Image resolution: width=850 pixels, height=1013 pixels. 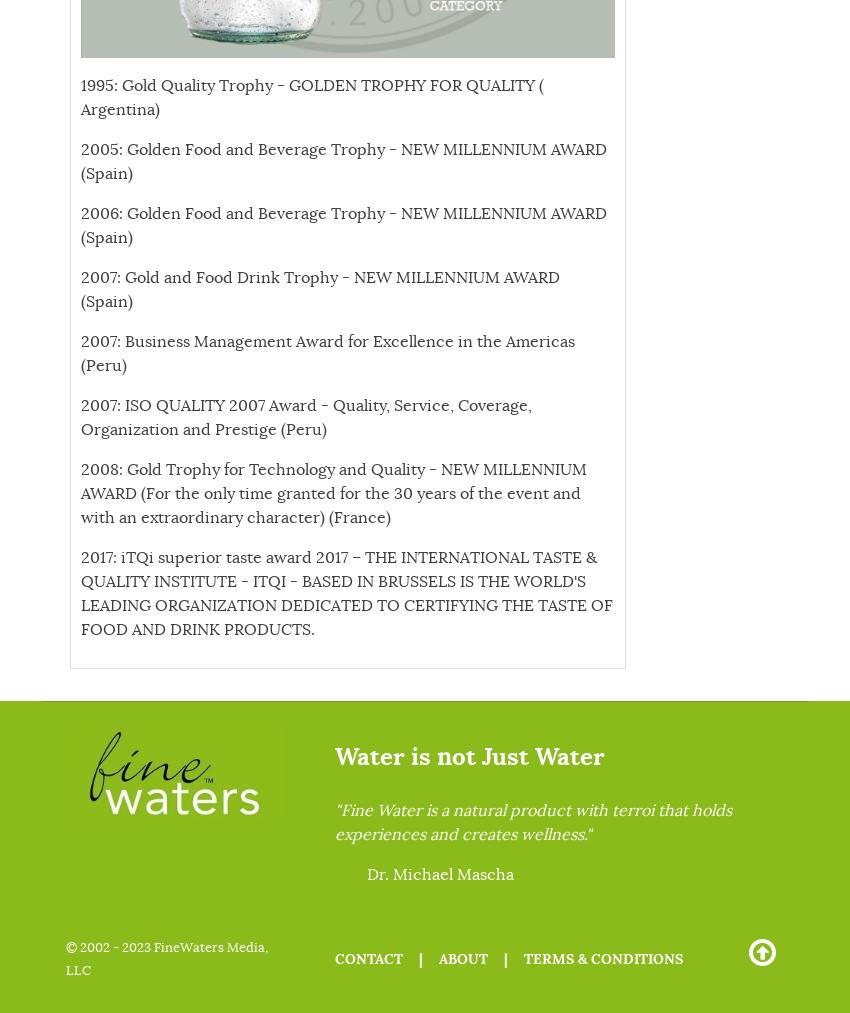 What do you see at coordinates (345, 594) in the screenshot?
I see `'2017: iTQi superior taste award 2017 – THE INTERNATIONAL TASTE & QUALITY INSTITUTE - ITQI - BASED IN BRUSSELS IS THE WORLD'S LEADING ORGANIZATION DEDICATED TO CERTIFYING THE TASTE OF FOOD AND DRINK PRODUCTS.'` at bounding box center [345, 594].